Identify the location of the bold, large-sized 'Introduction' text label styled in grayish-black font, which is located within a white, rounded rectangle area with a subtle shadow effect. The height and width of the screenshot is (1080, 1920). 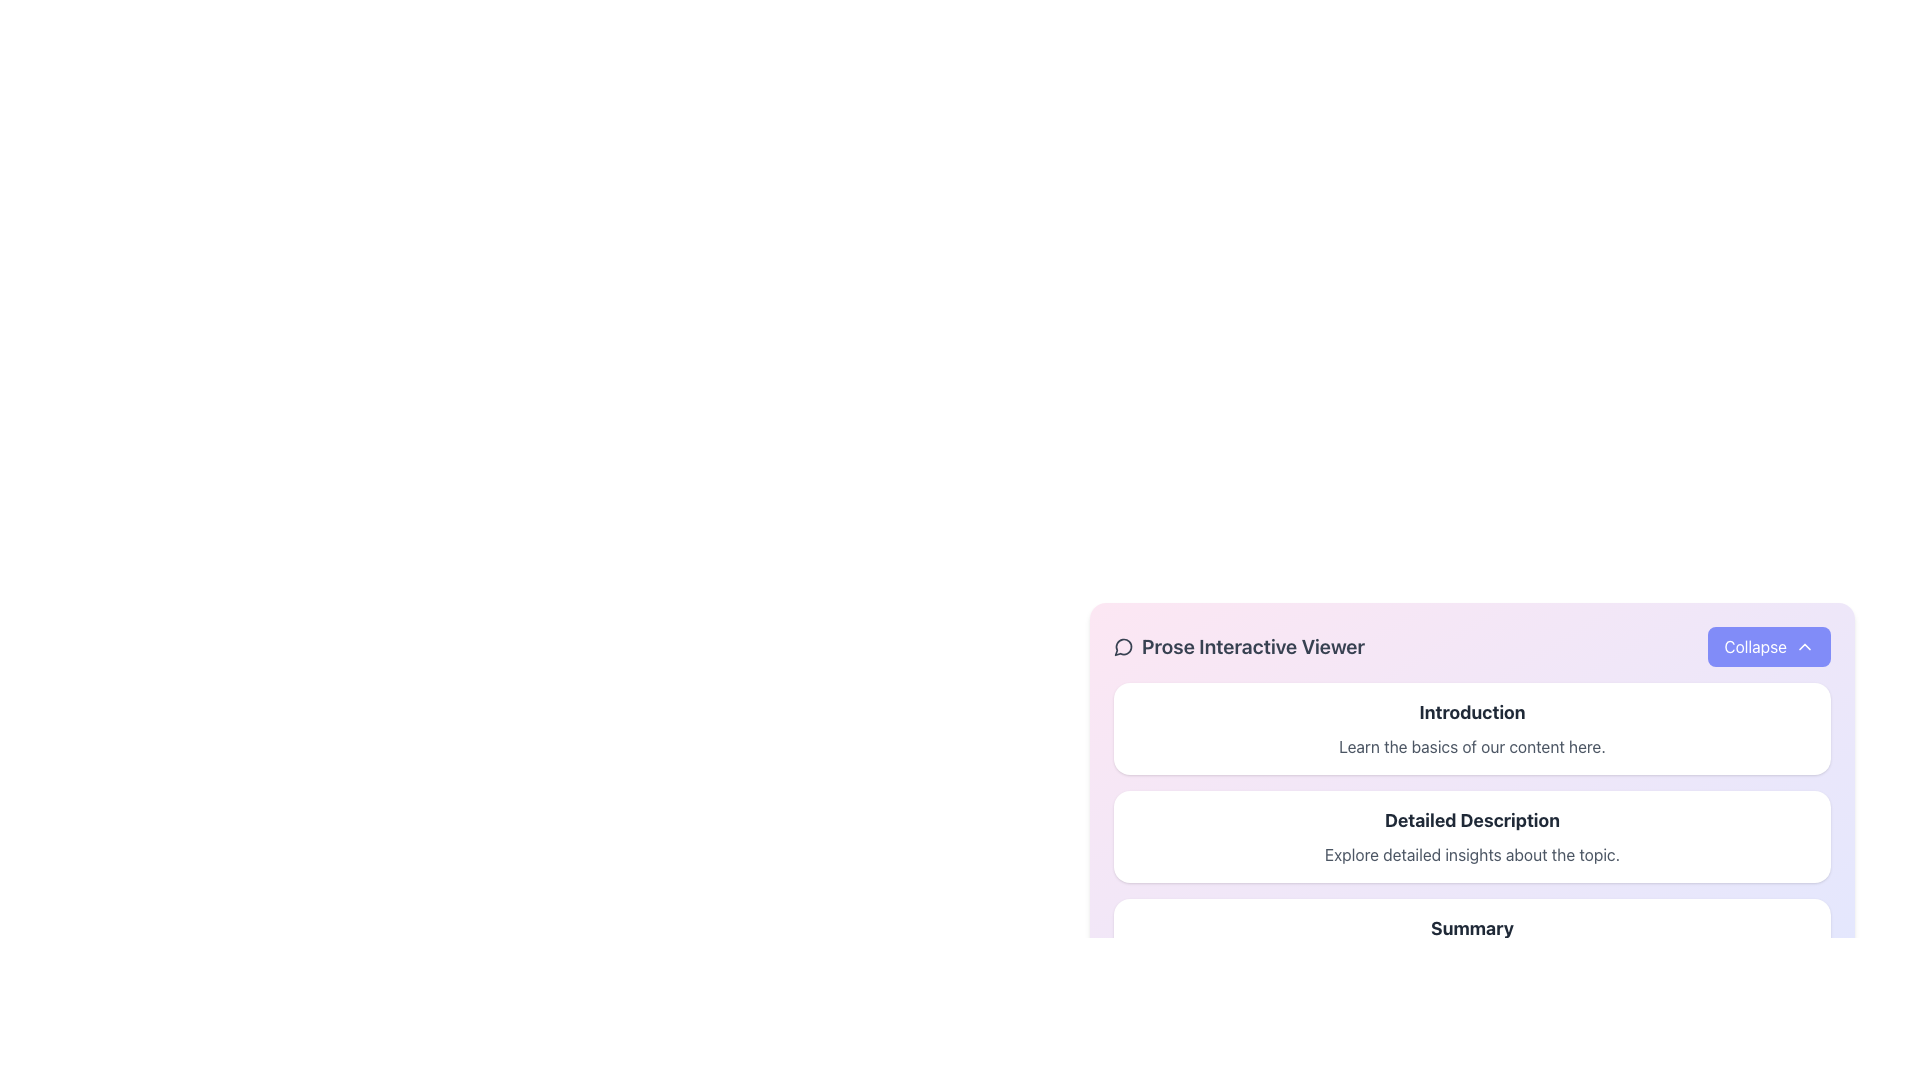
(1472, 712).